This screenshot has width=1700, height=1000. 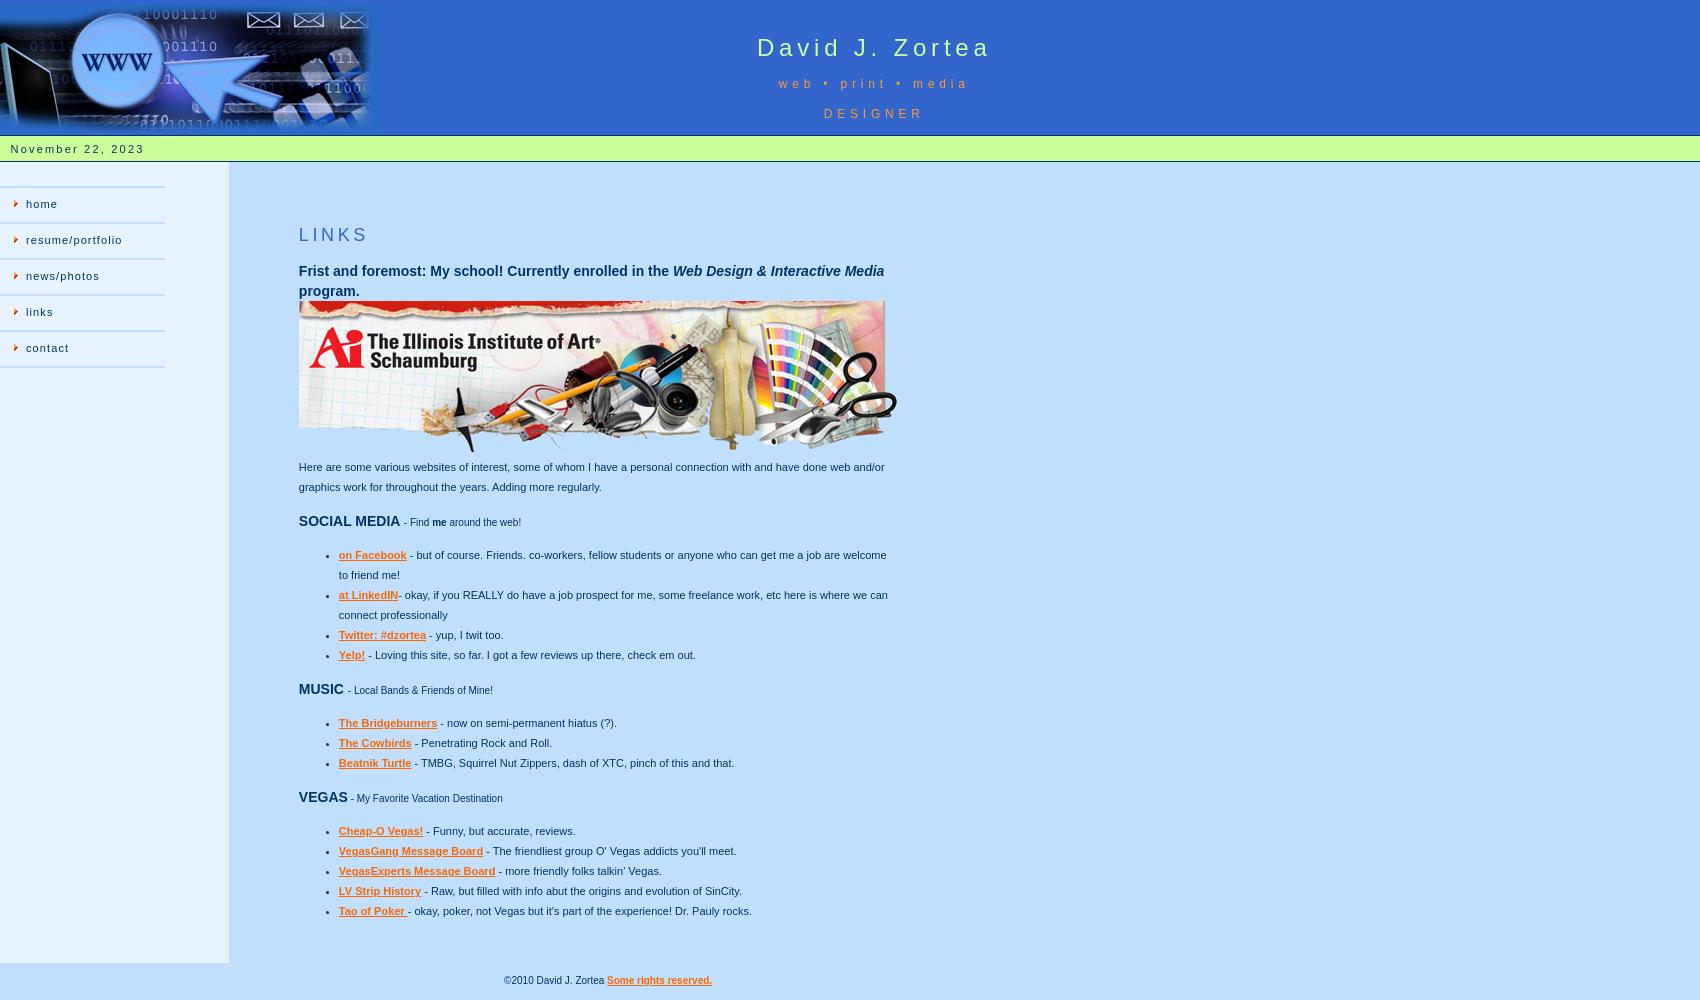 I want to click on 'around the web!', so click(x=483, y=522).